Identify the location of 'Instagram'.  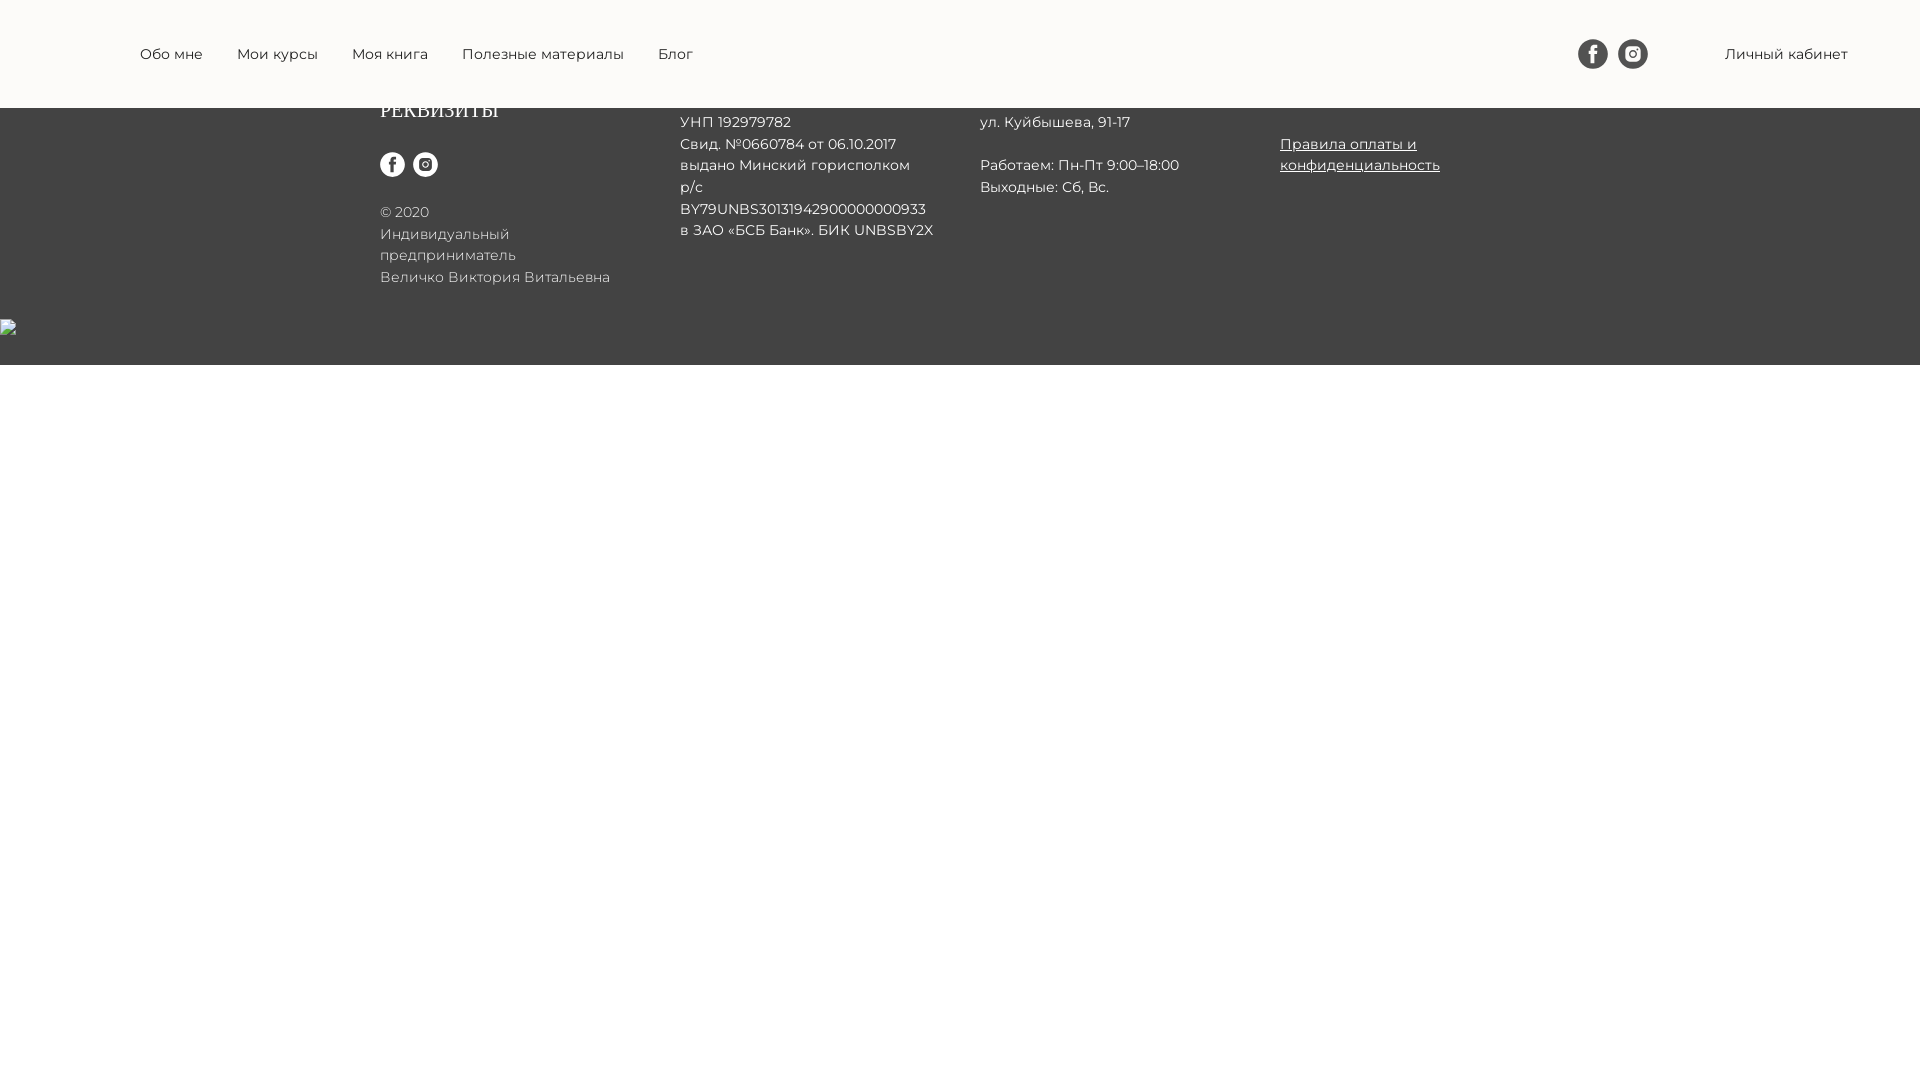
(1632, 53).